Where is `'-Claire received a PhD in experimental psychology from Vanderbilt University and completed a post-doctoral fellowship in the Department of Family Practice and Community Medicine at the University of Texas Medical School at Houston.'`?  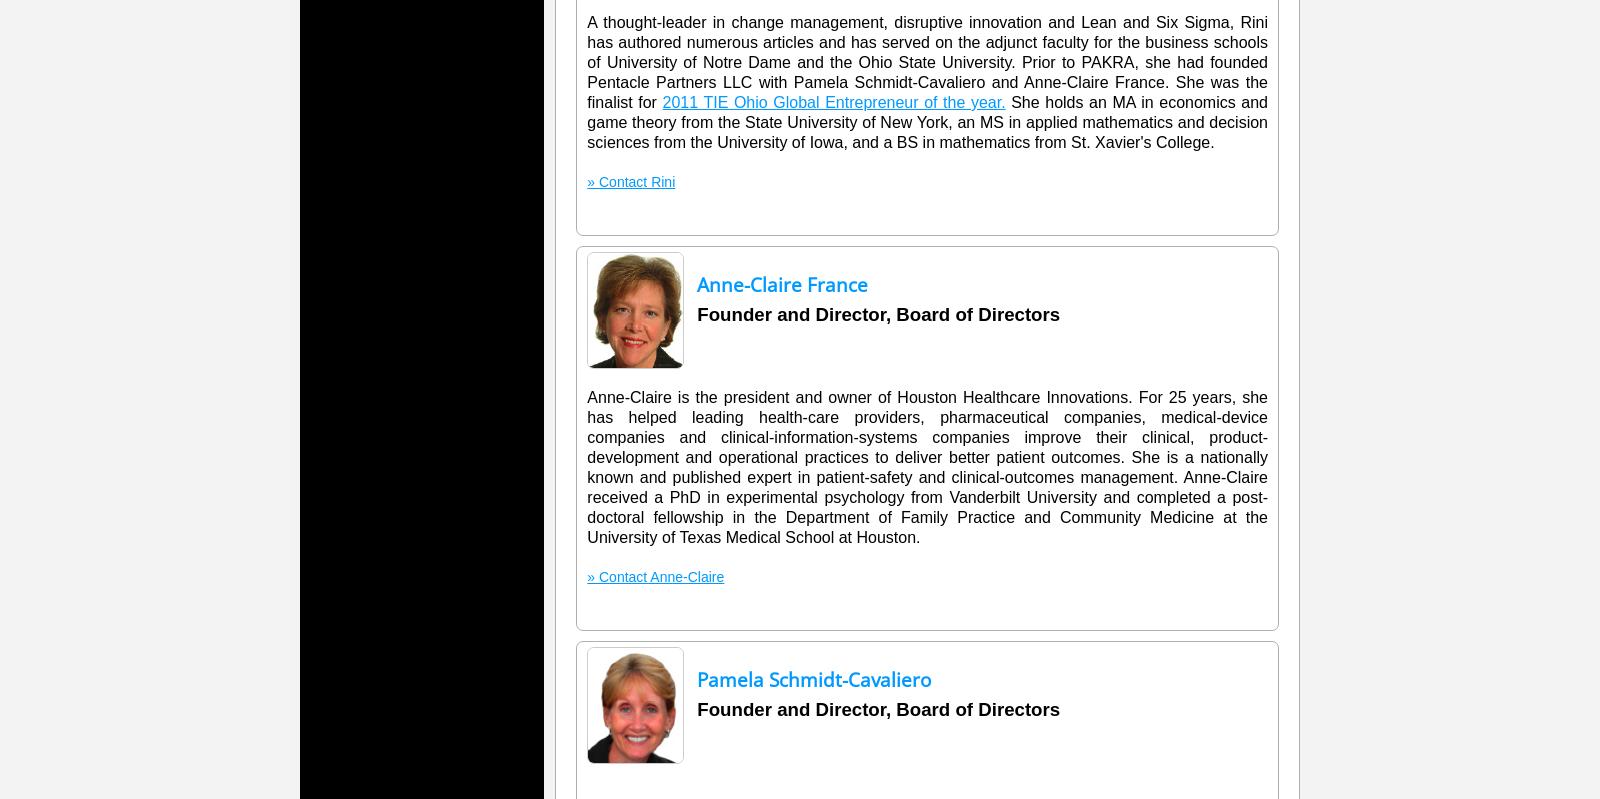
'-Claire received a PhD in experimental psychology from Vanderbilt University and completed a post-doctoral fellowship in the Department of Family Practice and Community Medicine at the University of Texas Medical School at Houston.' is located at coordinates (926, 507).